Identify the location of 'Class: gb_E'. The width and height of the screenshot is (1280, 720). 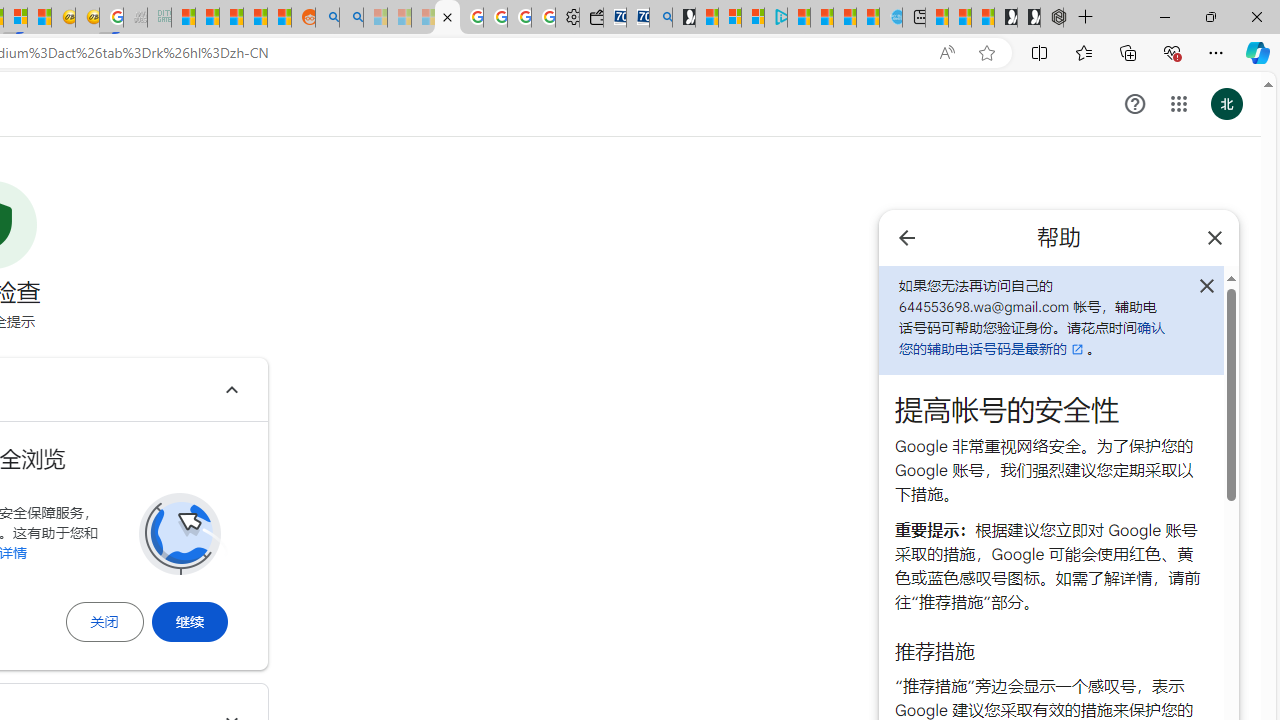
(1178, 104).